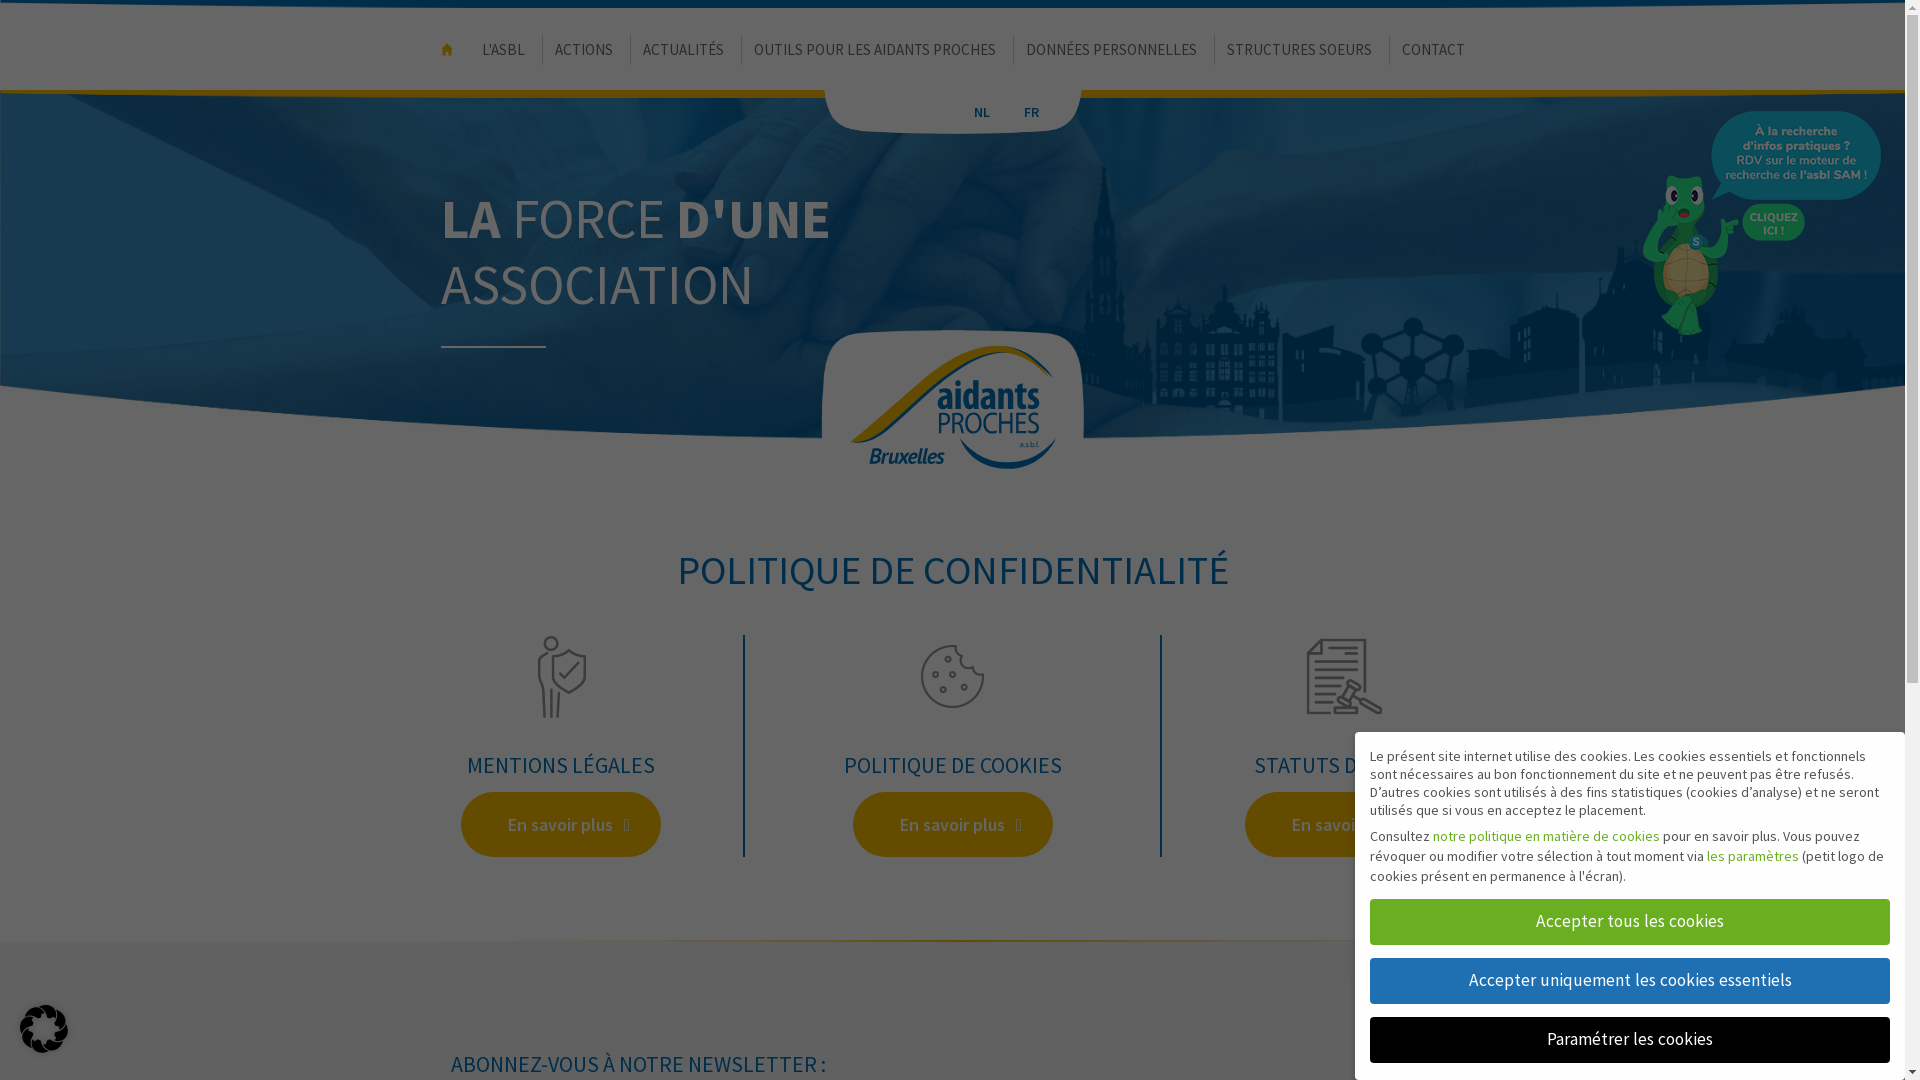 Image resolution: width=1920 pixels, height=1080 pixels. Describe the element at coordinates (1226, 45) in the screenshot. I see `'STRUCTURES SOEURS'` at that location.